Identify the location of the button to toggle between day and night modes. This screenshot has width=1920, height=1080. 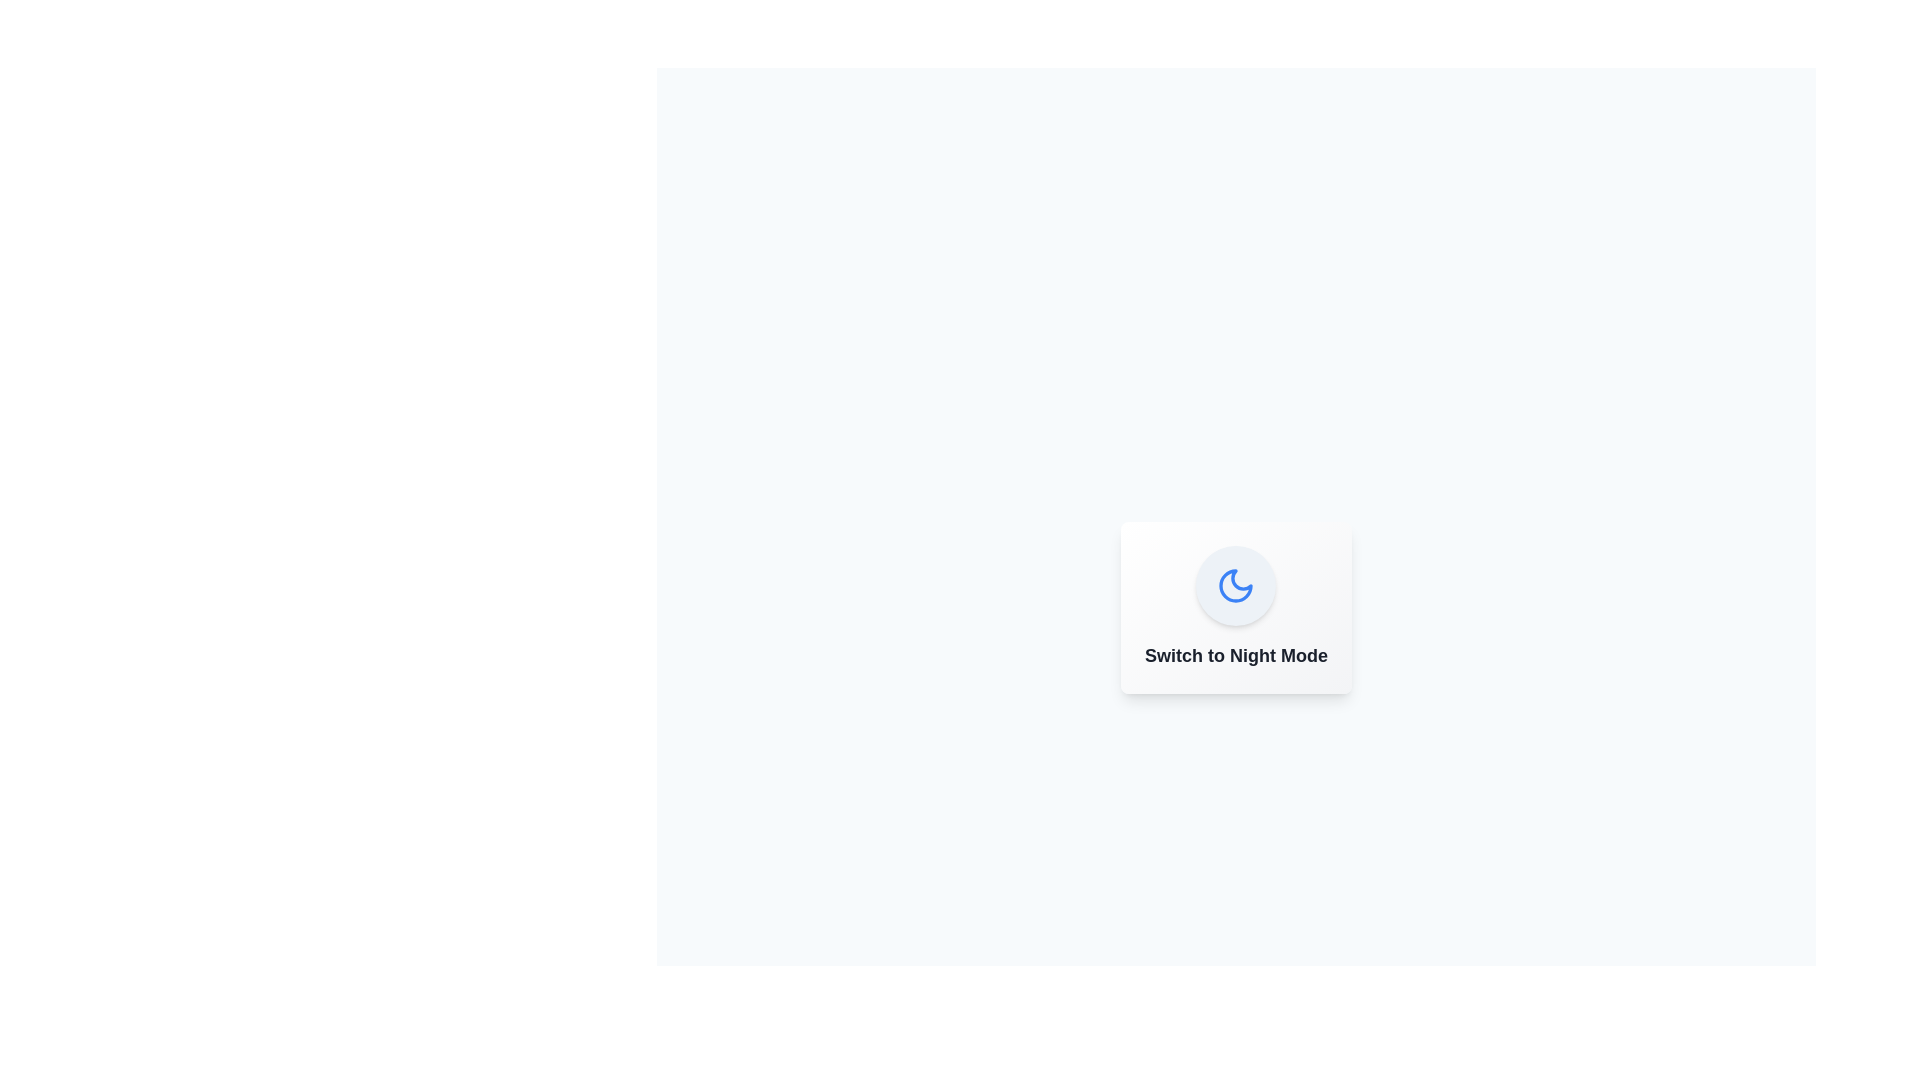
(1235, 585).